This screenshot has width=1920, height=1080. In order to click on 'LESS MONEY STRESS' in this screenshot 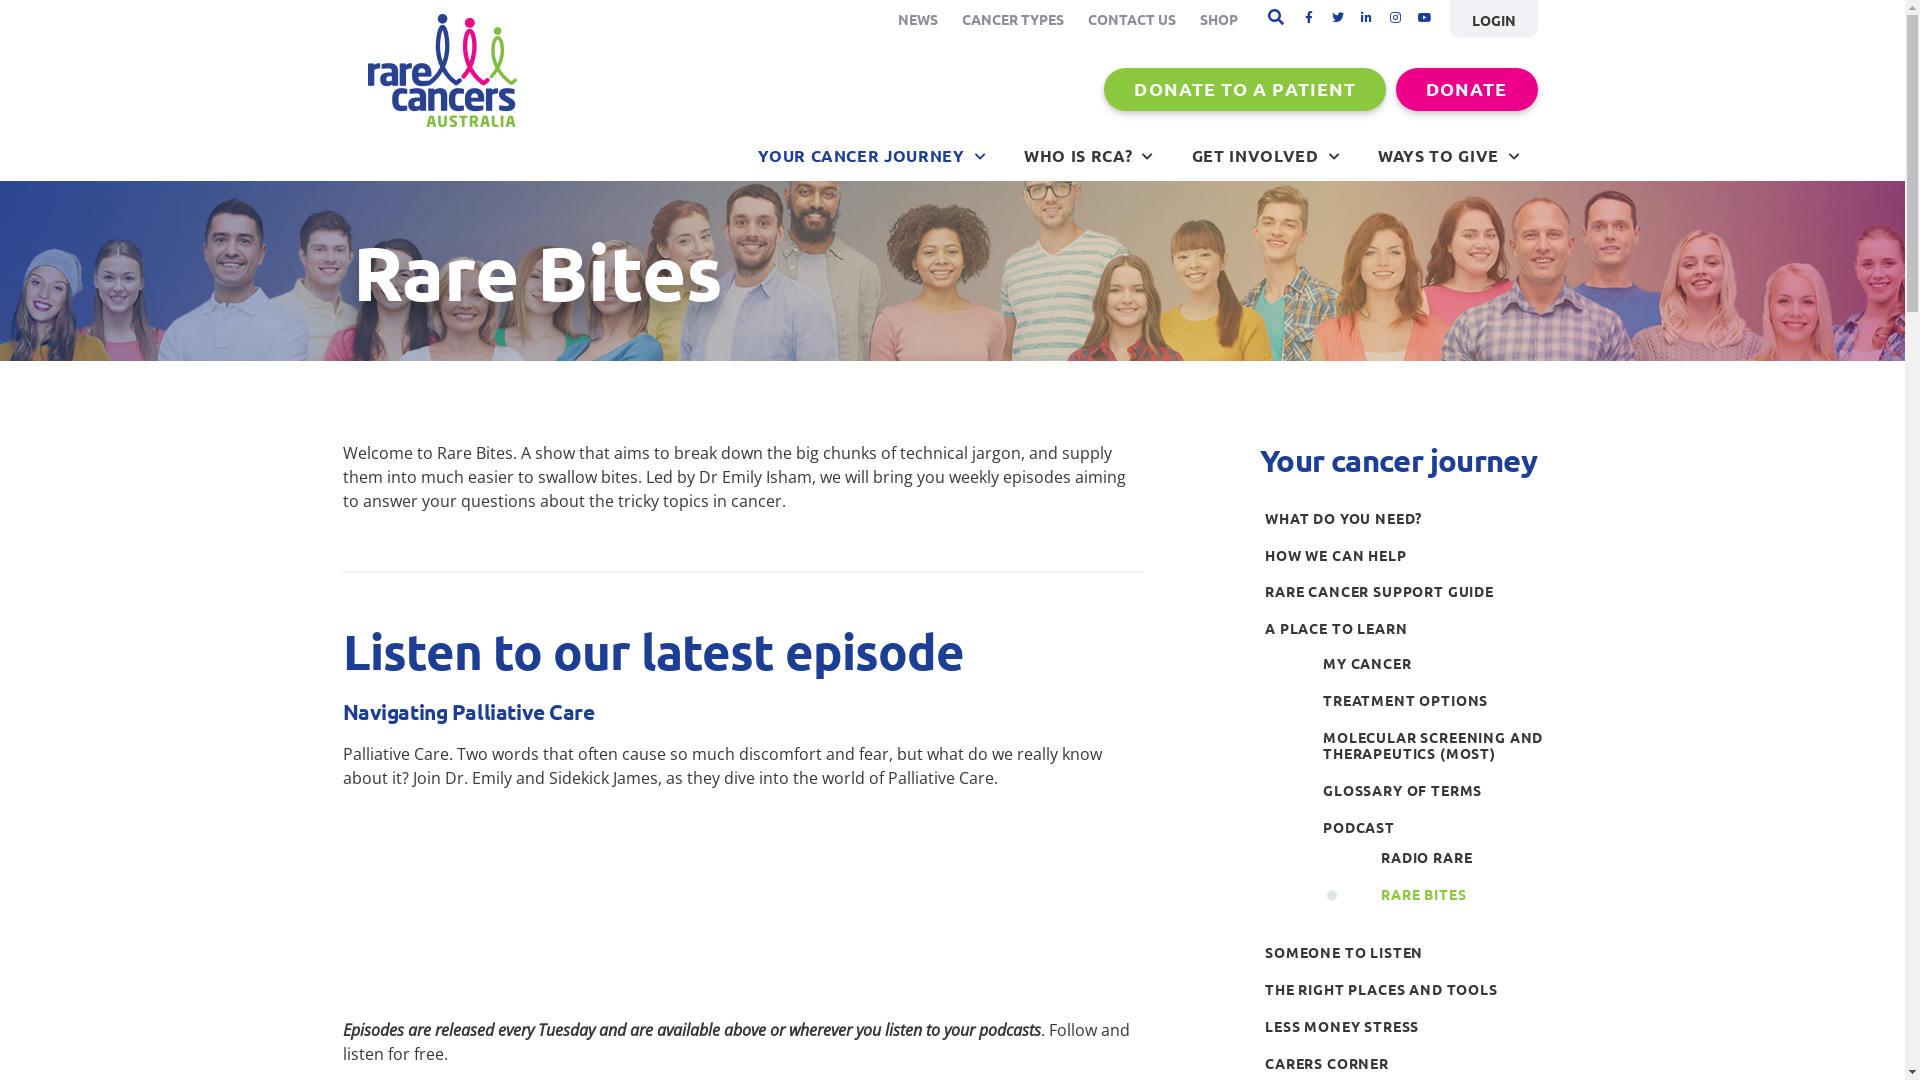, I will do `click(1405, 1026)`.